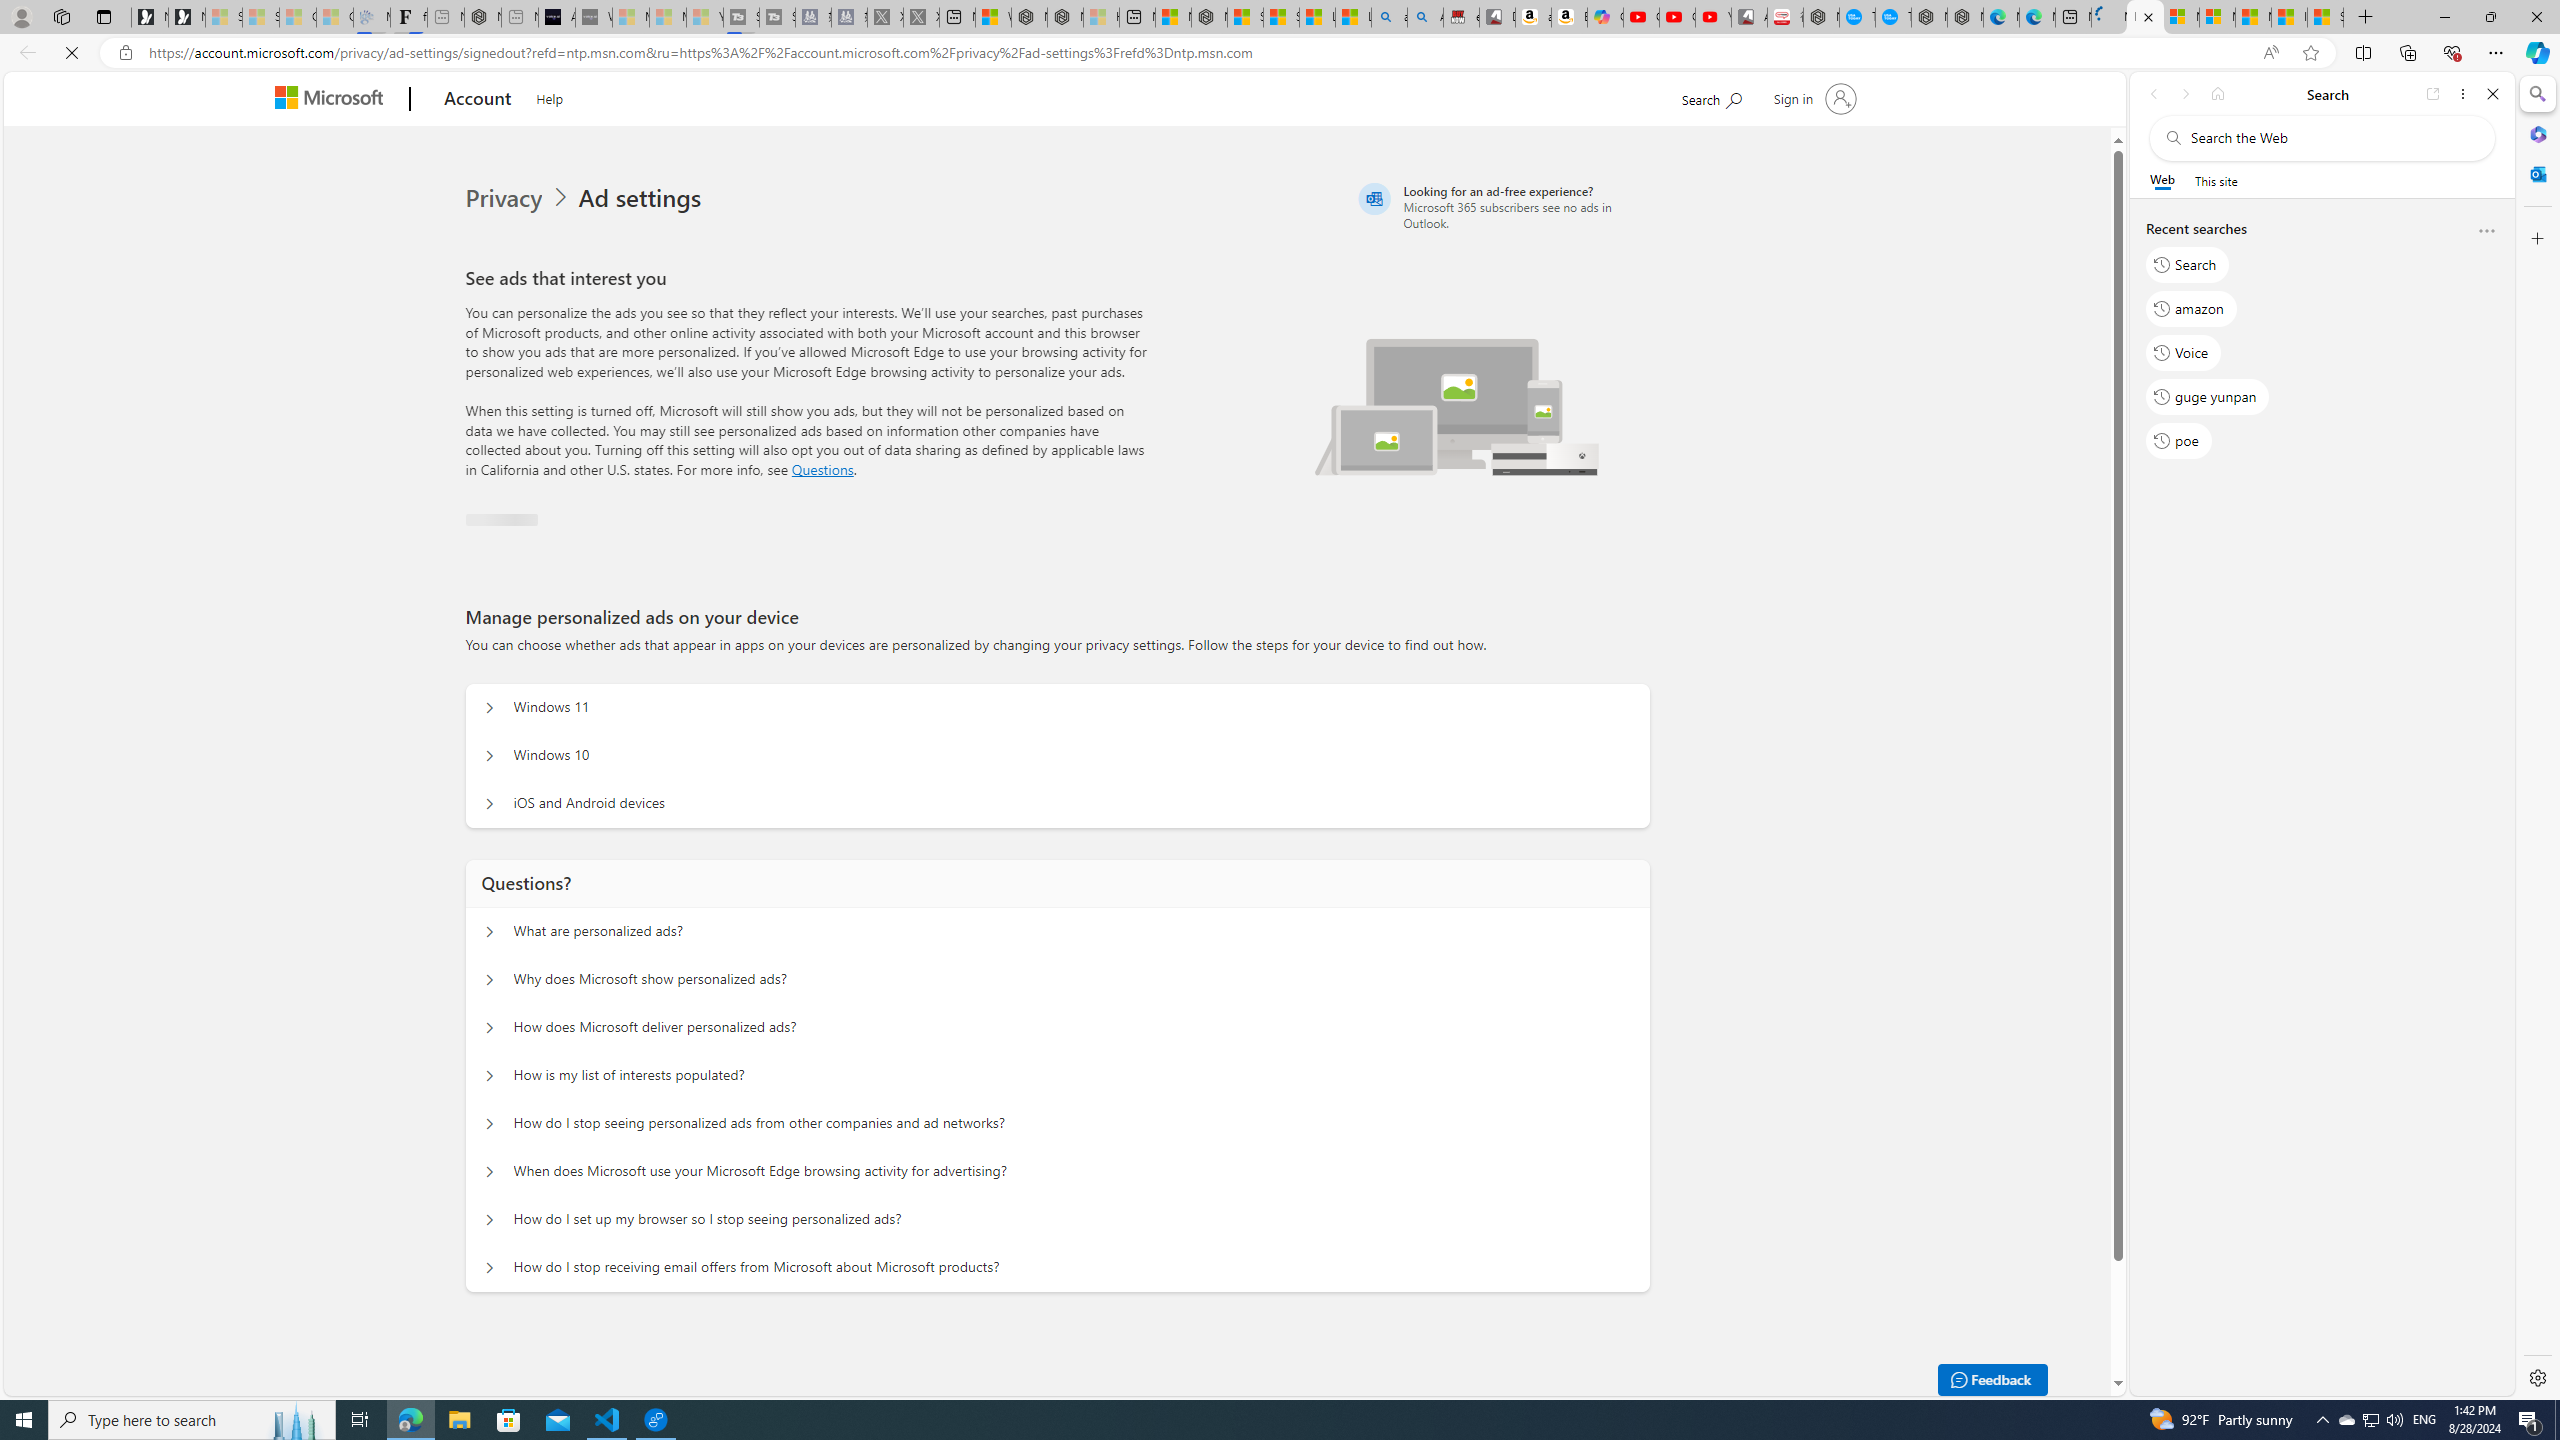  I want to click on 'Home', so click(2217, 93).